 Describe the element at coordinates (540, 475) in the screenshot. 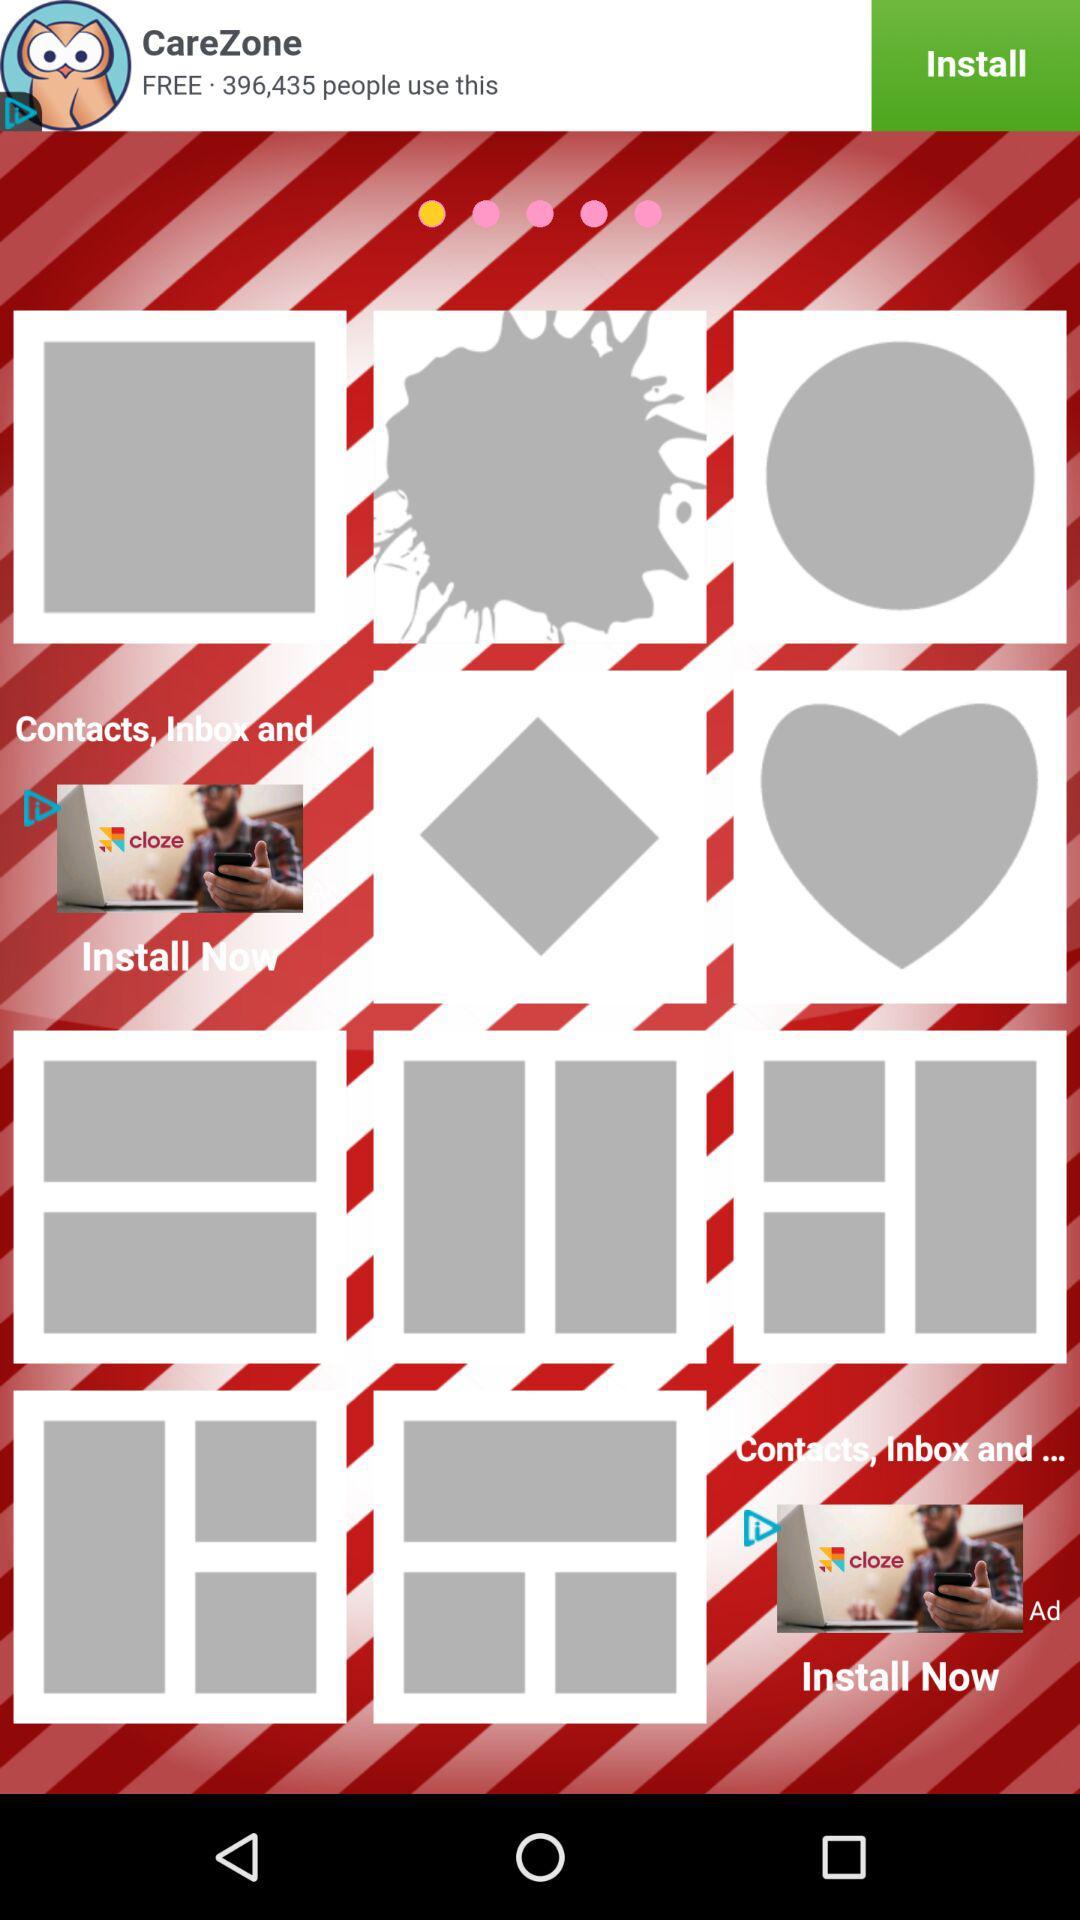

I see `frame` at that location.